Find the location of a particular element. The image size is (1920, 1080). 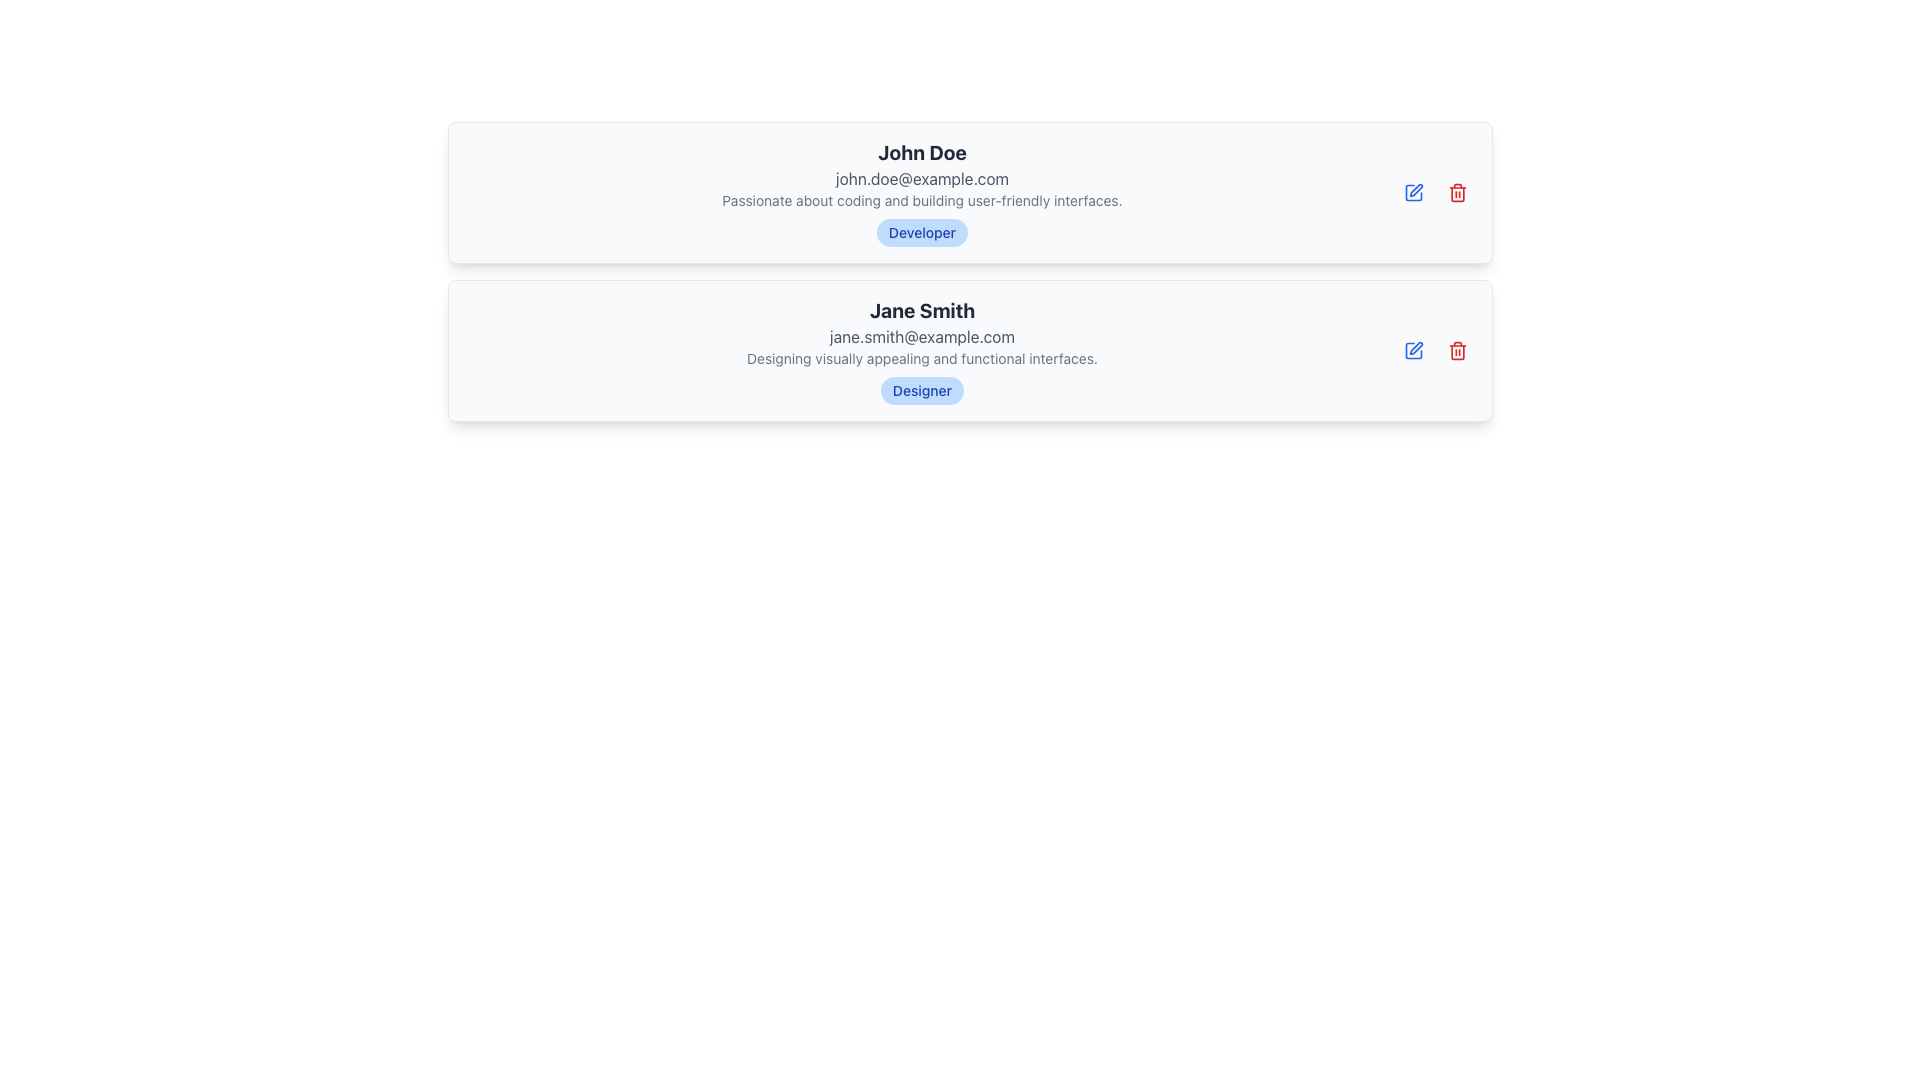

the red trash can button, which is a circular icon representing a delete action is located at coordinates (1458, 192).